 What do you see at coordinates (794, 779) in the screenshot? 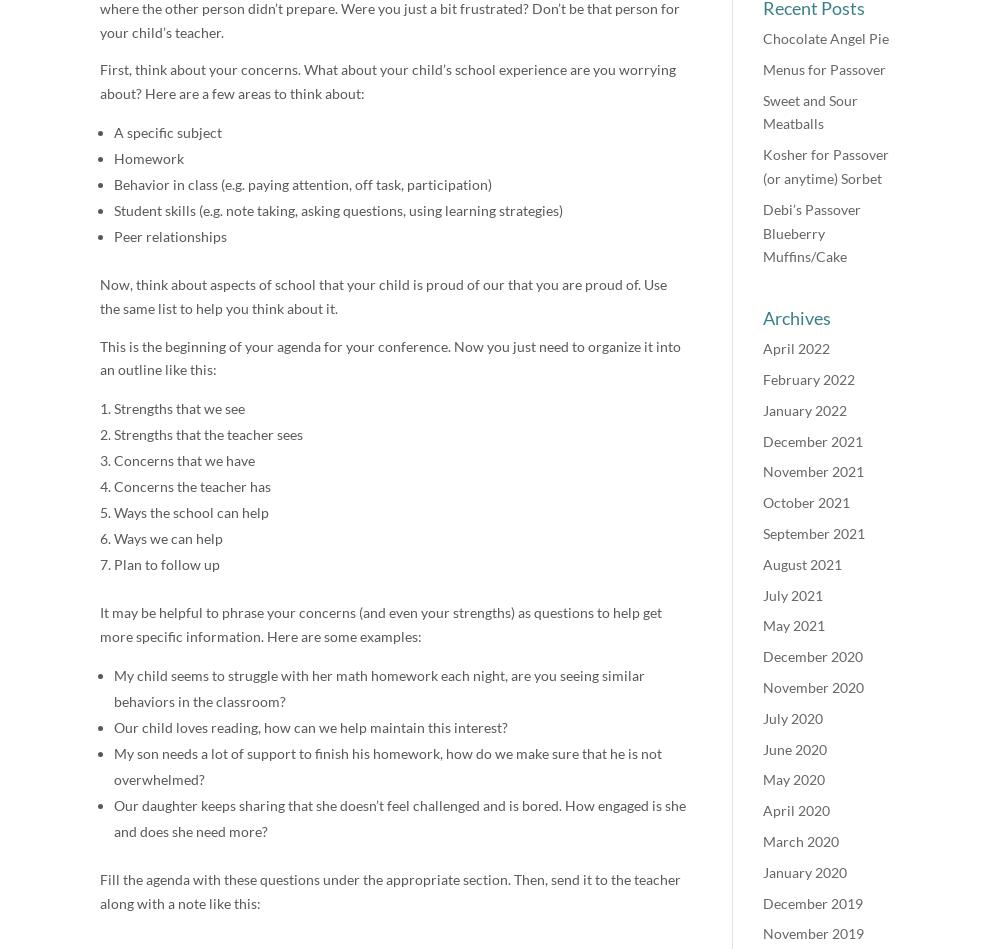
I see `'May 2020'` at bounding box center [794, 779].